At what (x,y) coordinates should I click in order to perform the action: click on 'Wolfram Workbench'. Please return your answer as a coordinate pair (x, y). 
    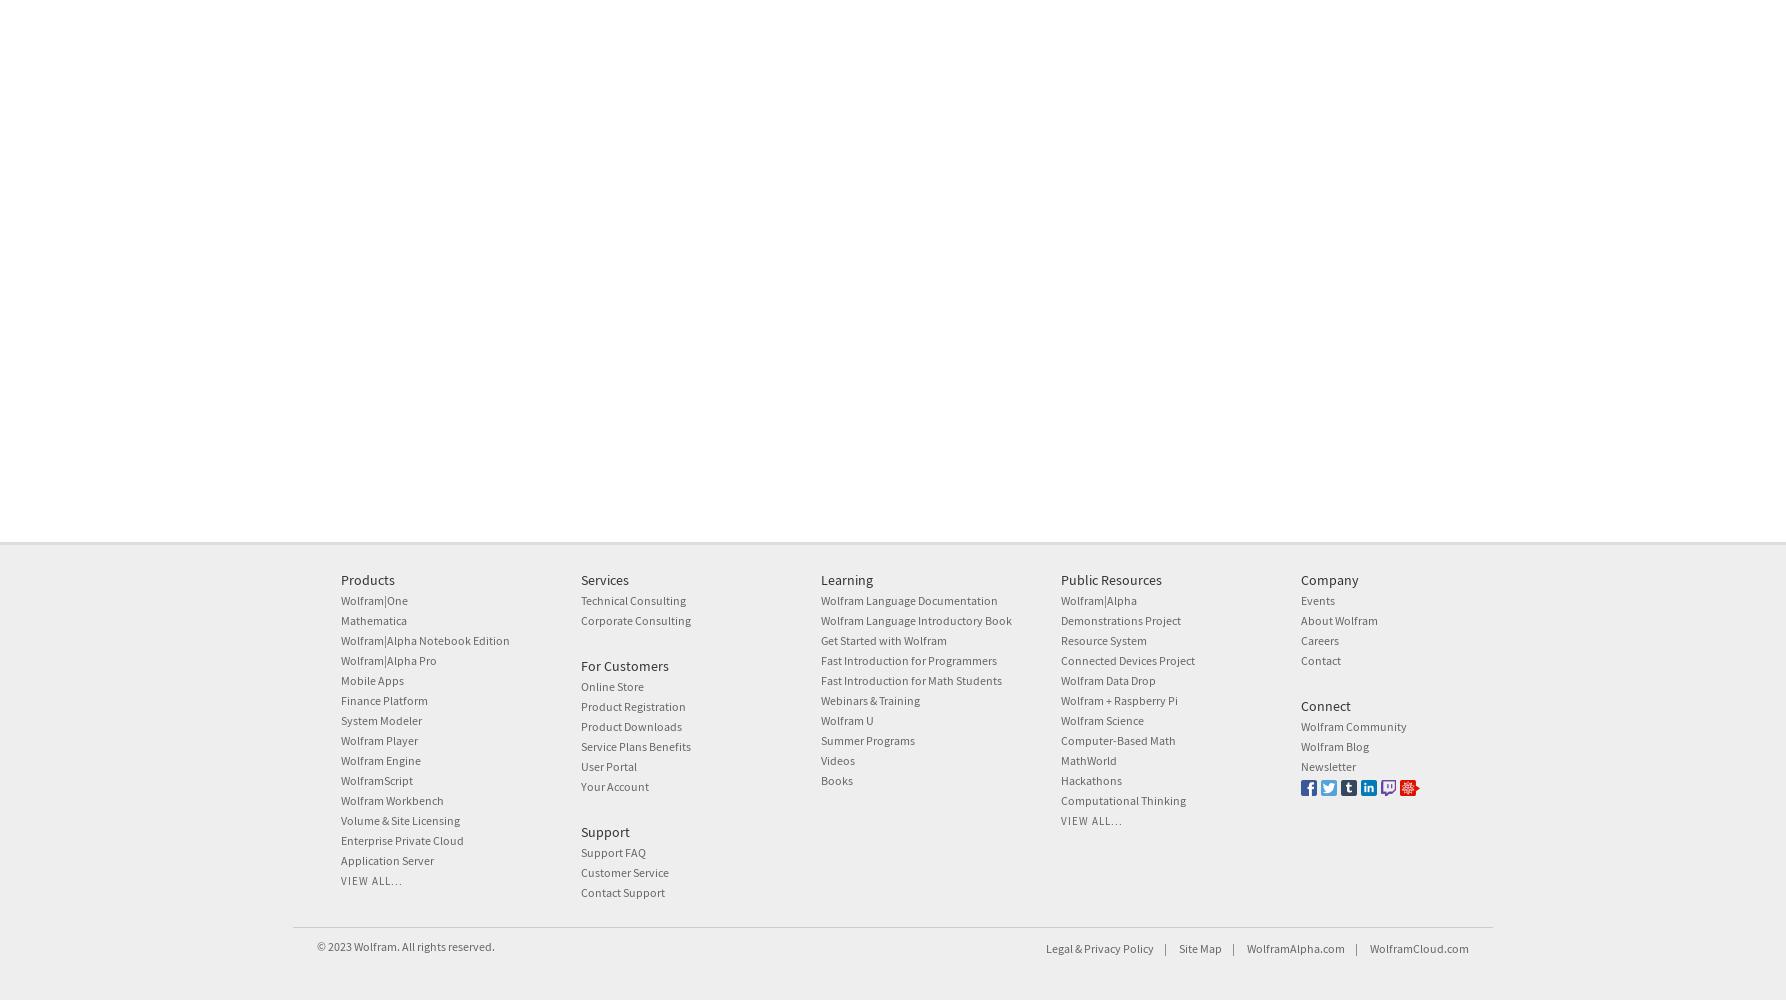
    Looking at the image, I should click on (392, 800).